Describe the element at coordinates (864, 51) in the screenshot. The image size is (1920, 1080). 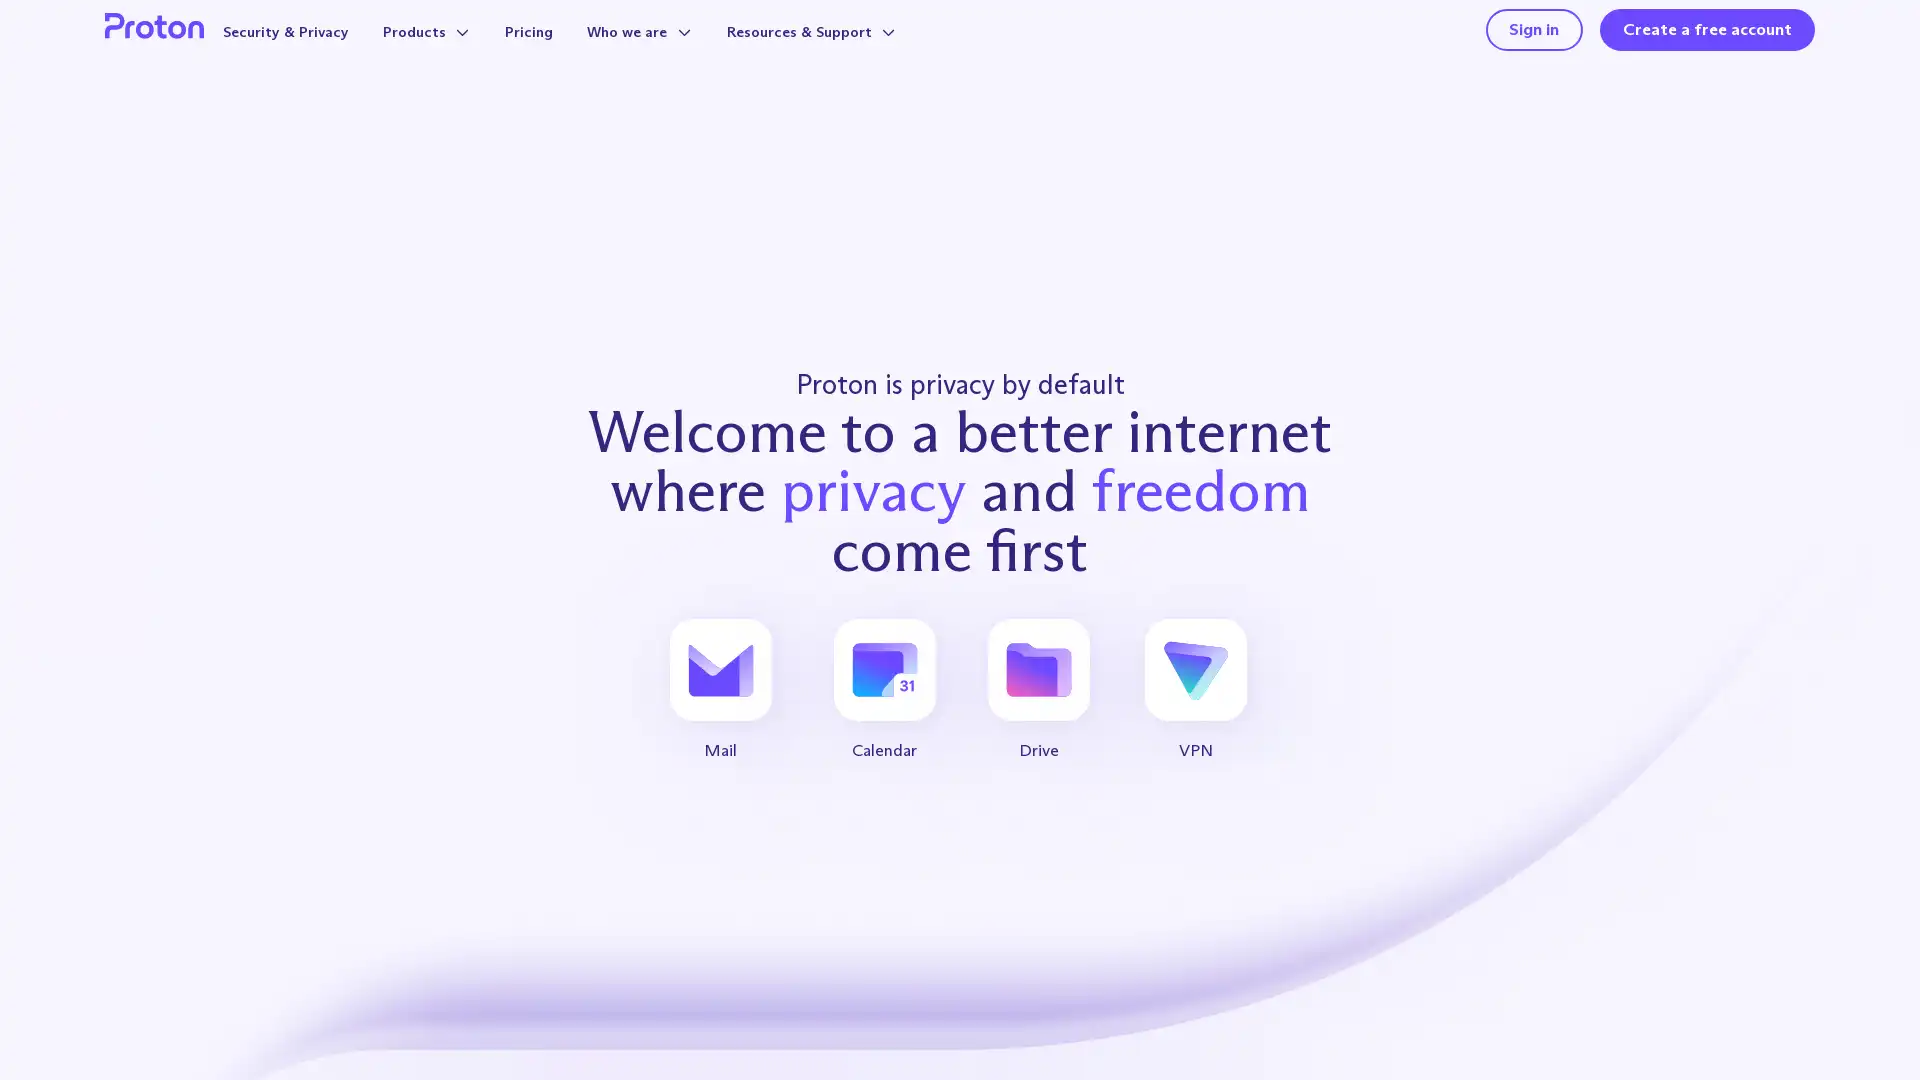
I see `Resources & Support` at that location.